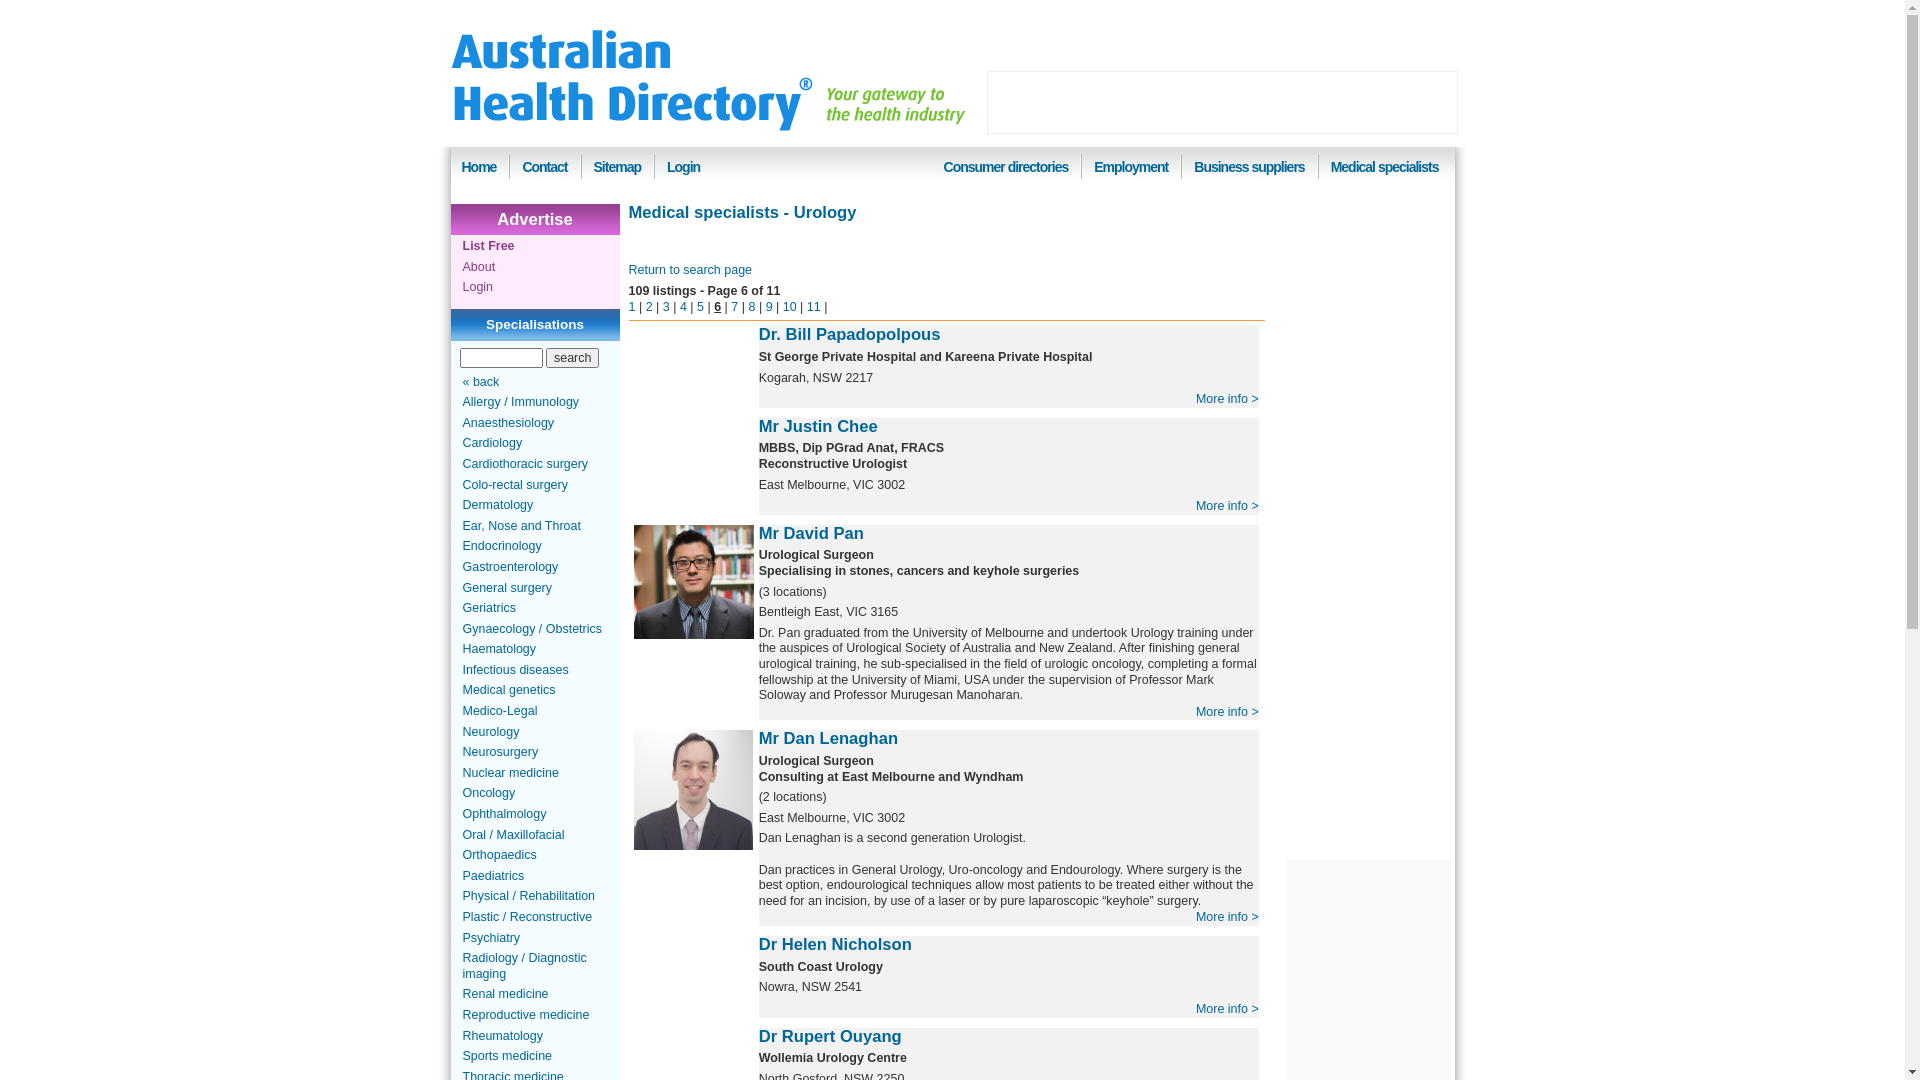 Image resolution: width=1920 pixels, height=1080 pixels. What do you see at coordinates (499, 648) in the screenshot?
I see `'Haematology'` at bounding box center [499, 648].